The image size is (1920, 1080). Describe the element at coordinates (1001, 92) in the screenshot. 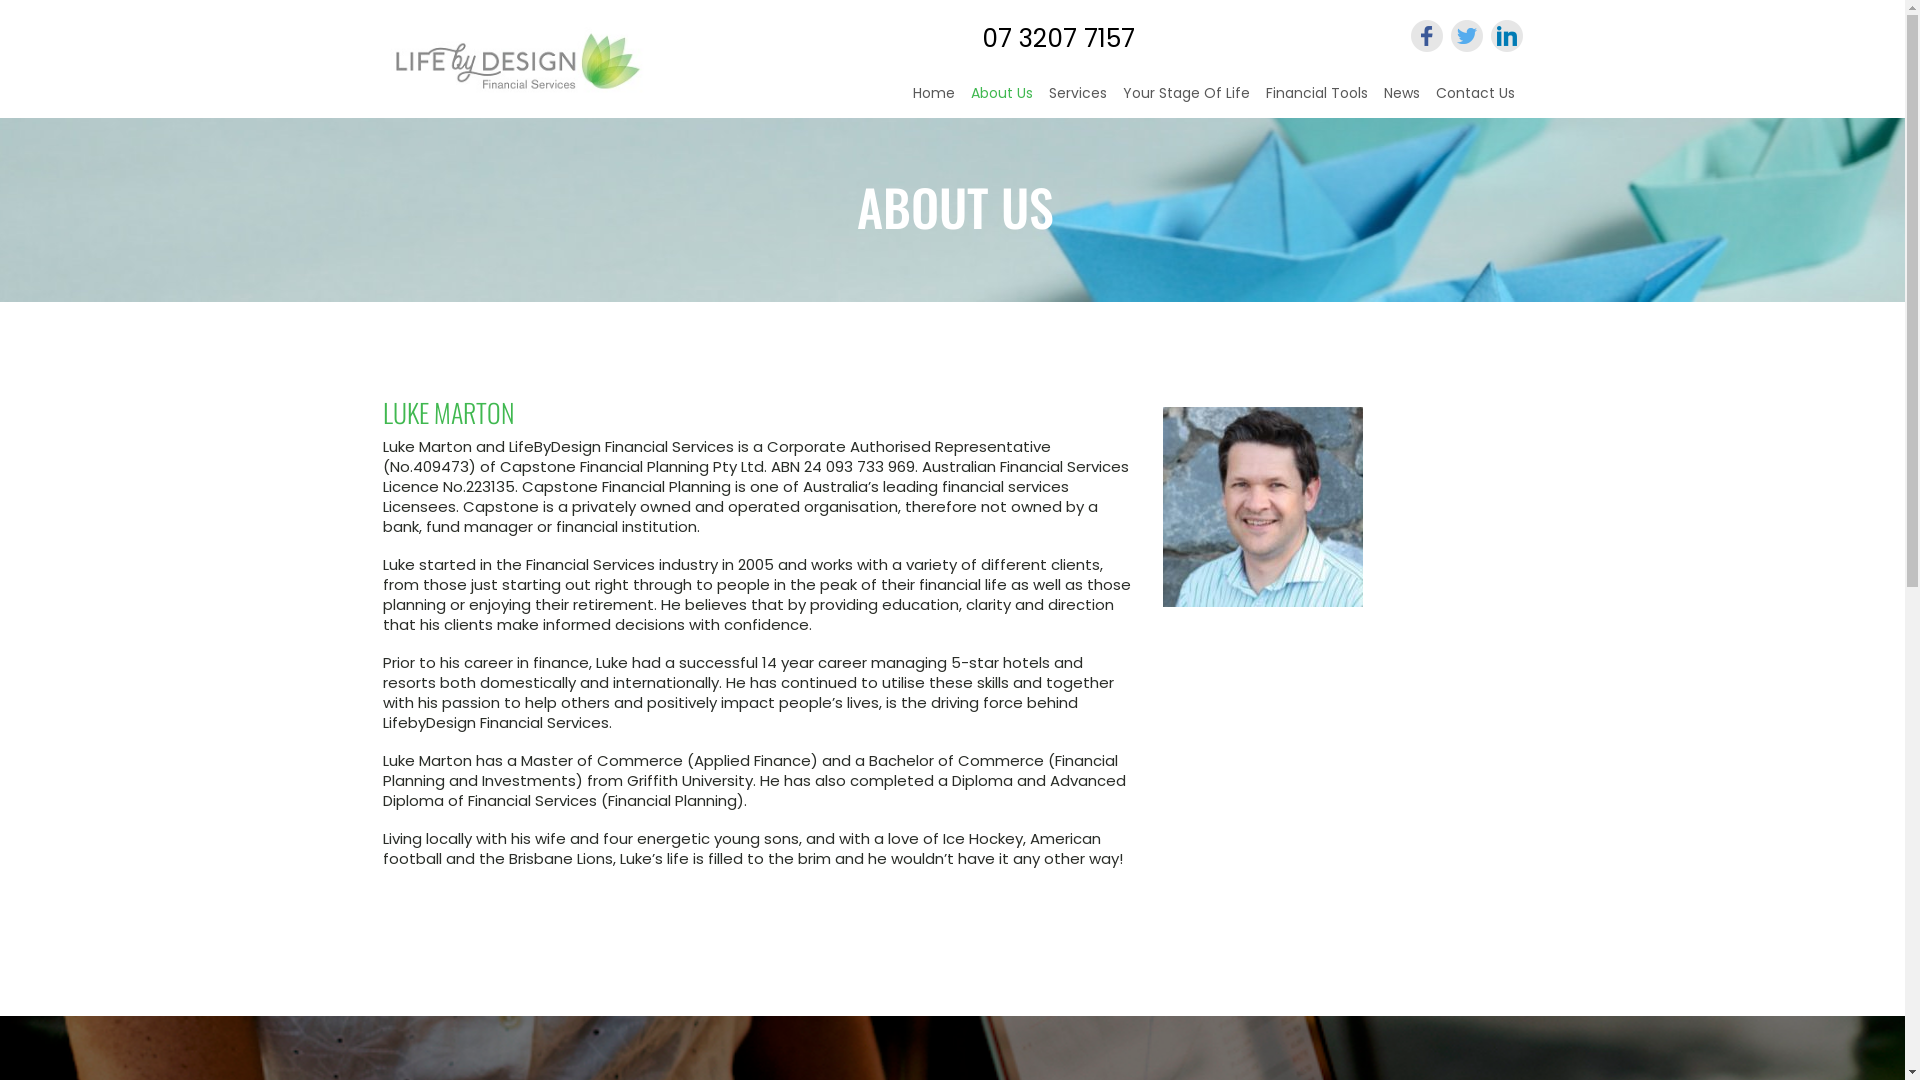

I see `'About Us'` at that location.